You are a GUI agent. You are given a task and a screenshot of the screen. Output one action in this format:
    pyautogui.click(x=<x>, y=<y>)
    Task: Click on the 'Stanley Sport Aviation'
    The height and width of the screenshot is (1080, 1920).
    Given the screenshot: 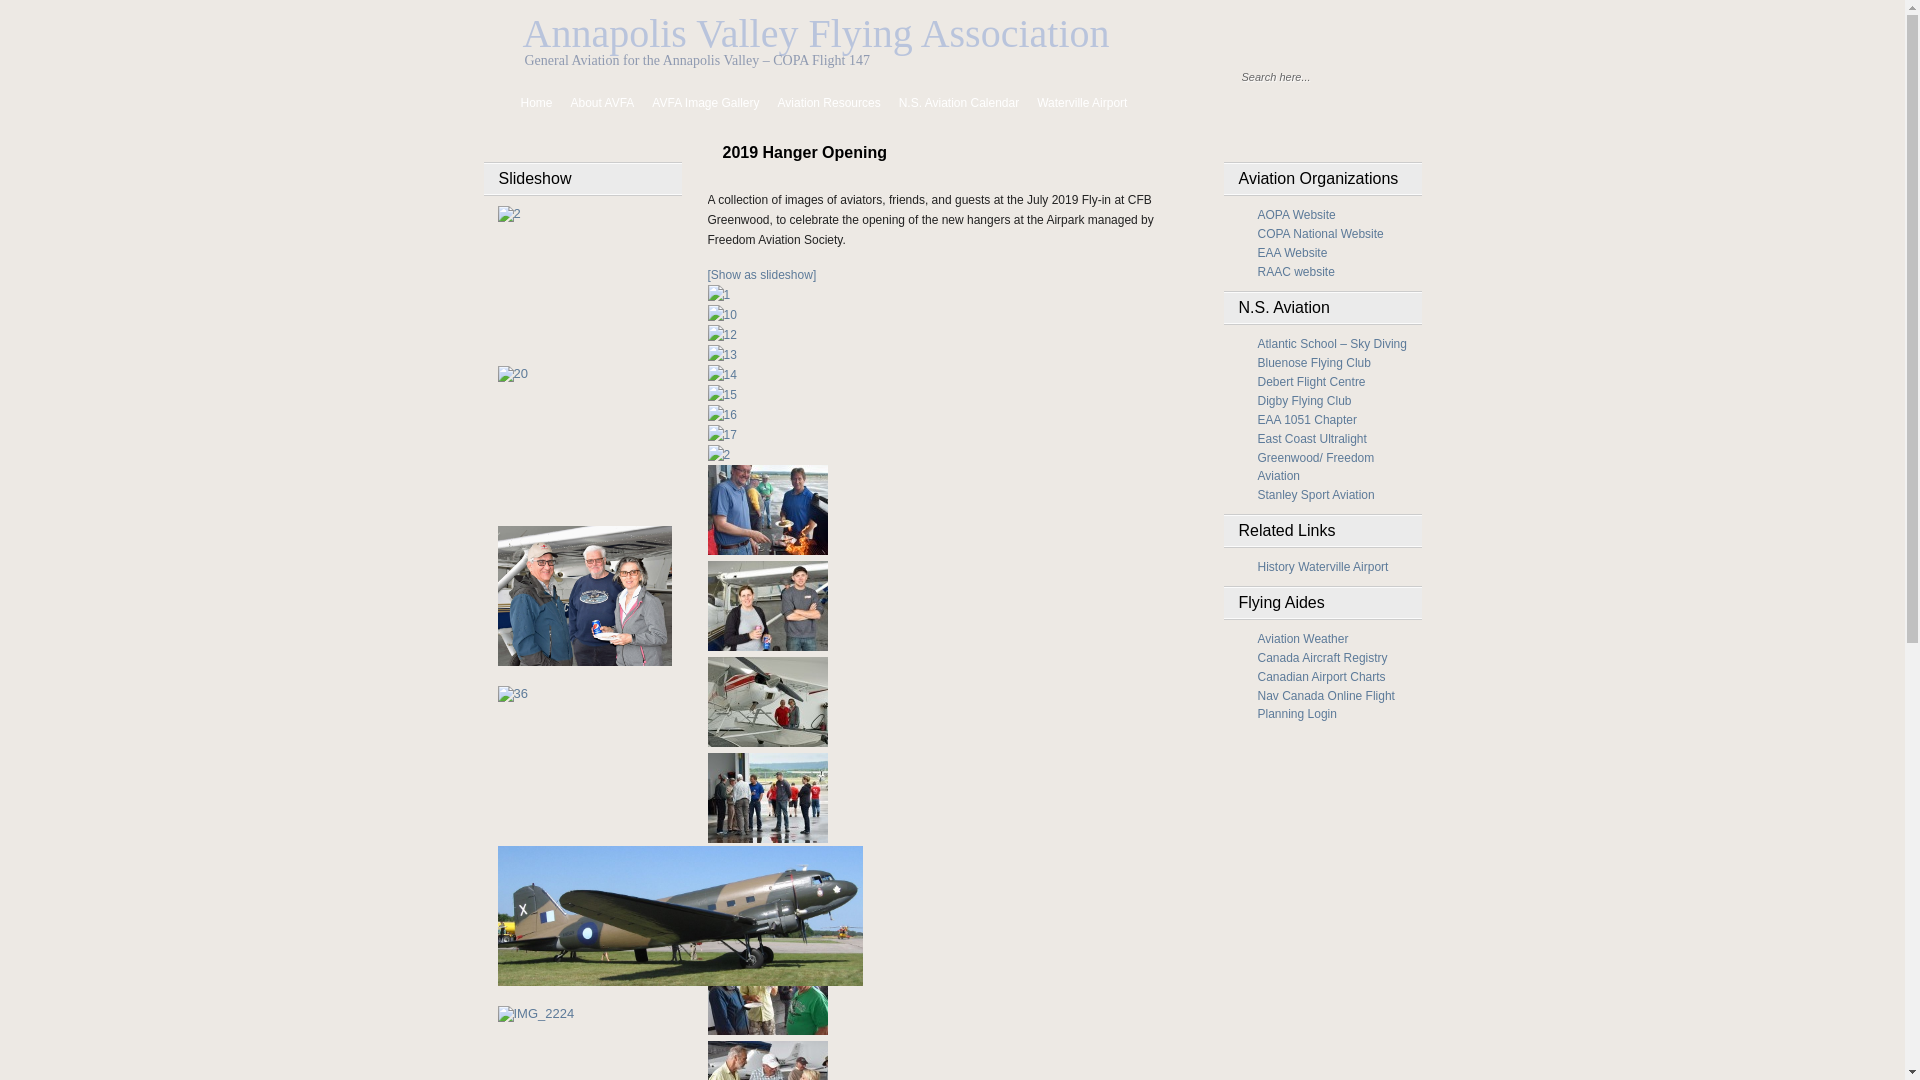 What is the action you would take?
    pyautogui.click(x=1316, y=494)
    